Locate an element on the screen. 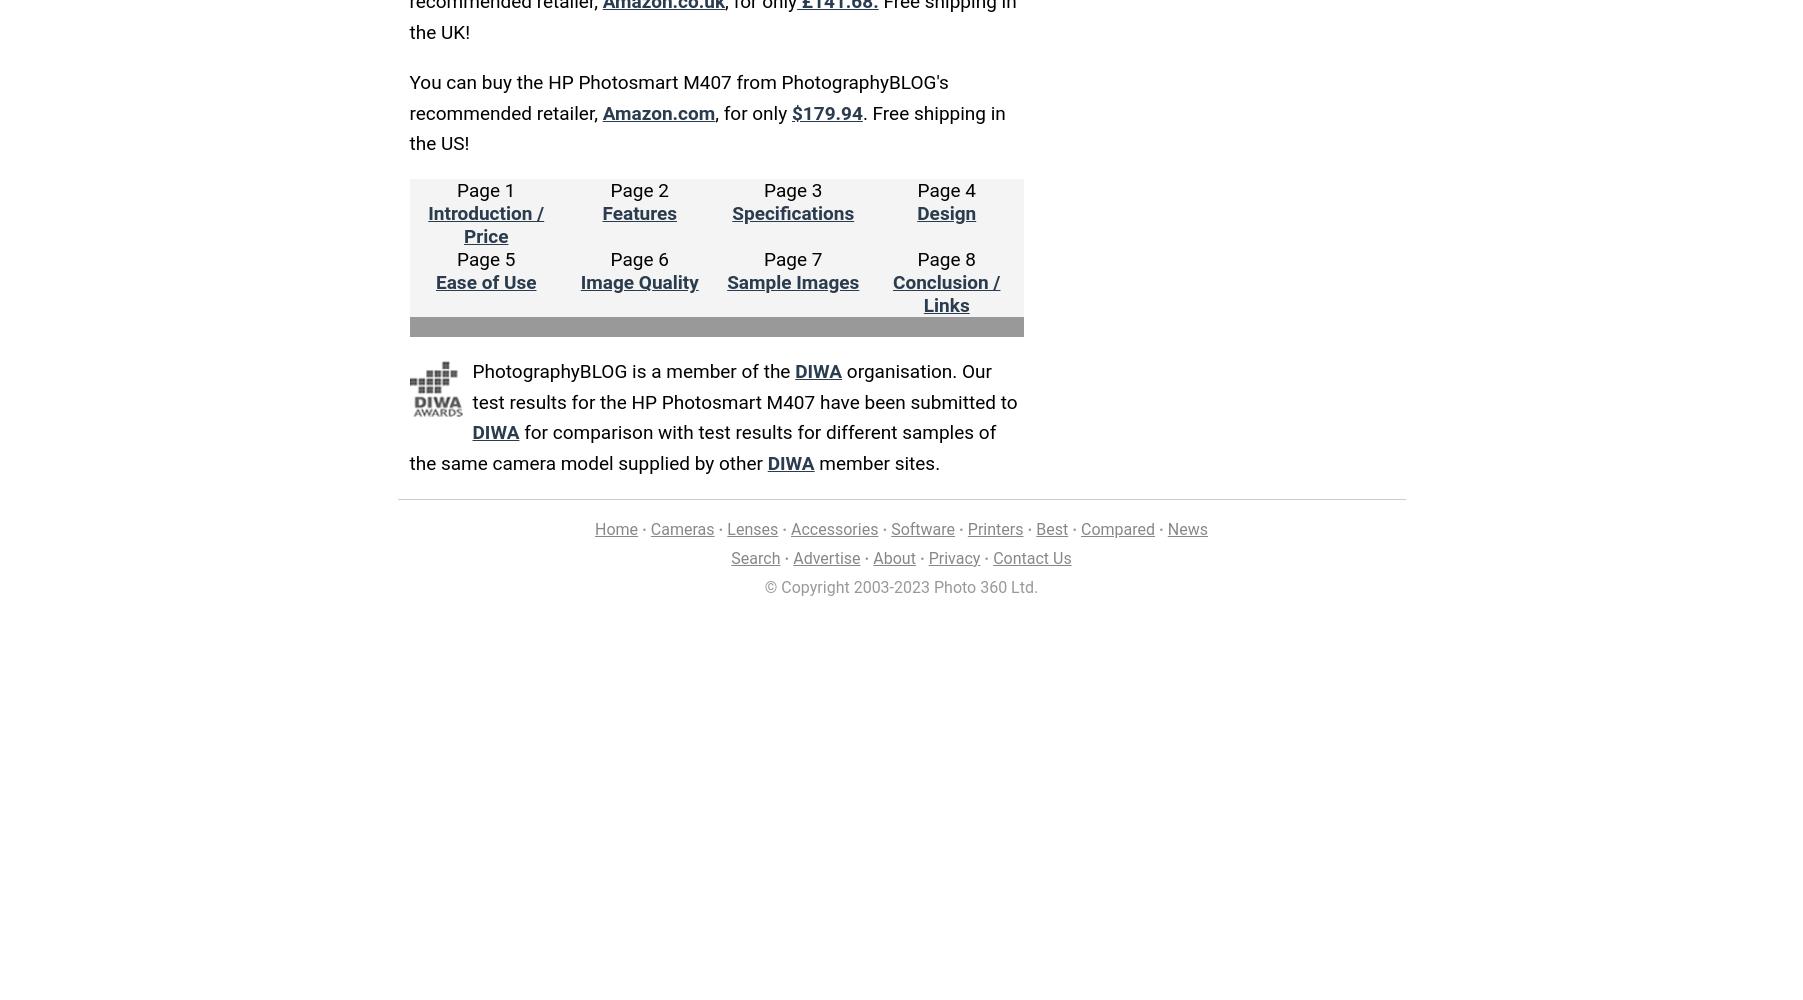  'Page 6' is located at coordinates (609, 259).